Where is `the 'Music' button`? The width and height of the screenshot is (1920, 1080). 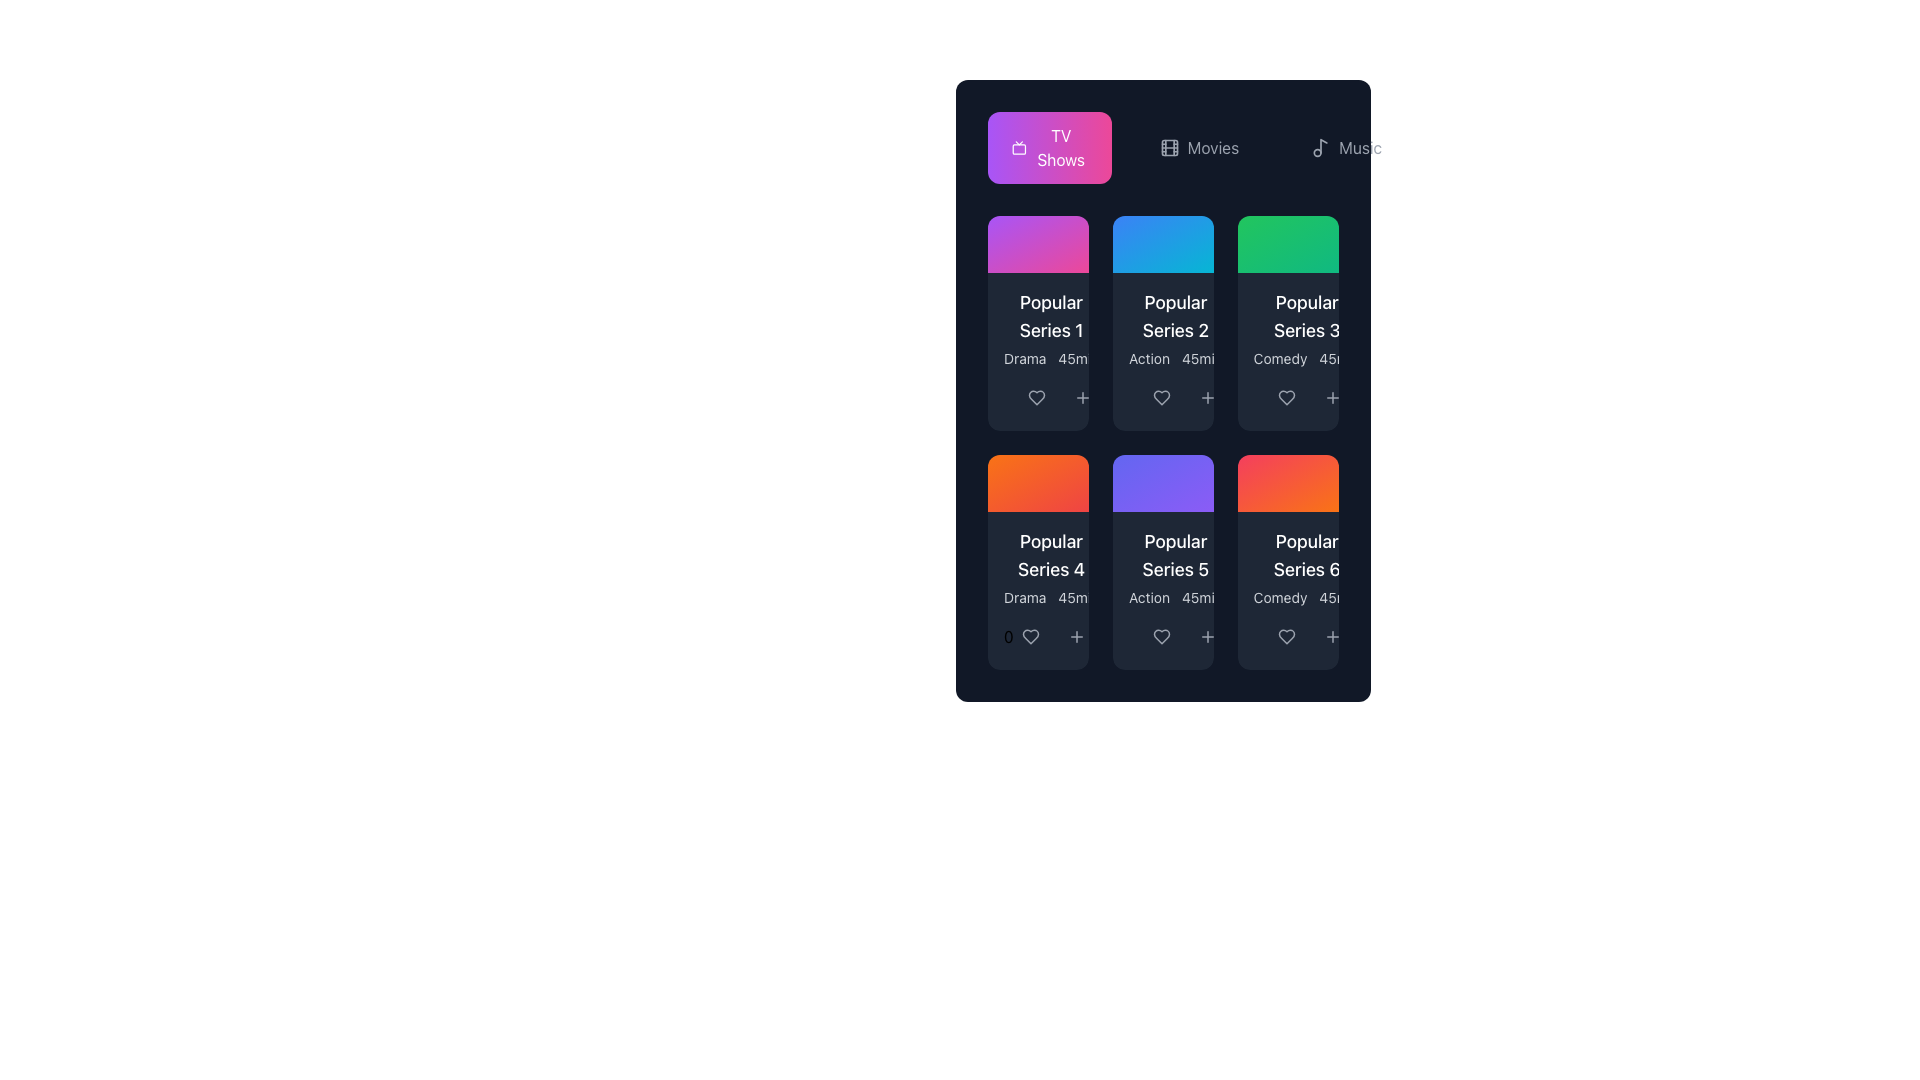 the 'Music' button is located at coordinates (1346, 146).